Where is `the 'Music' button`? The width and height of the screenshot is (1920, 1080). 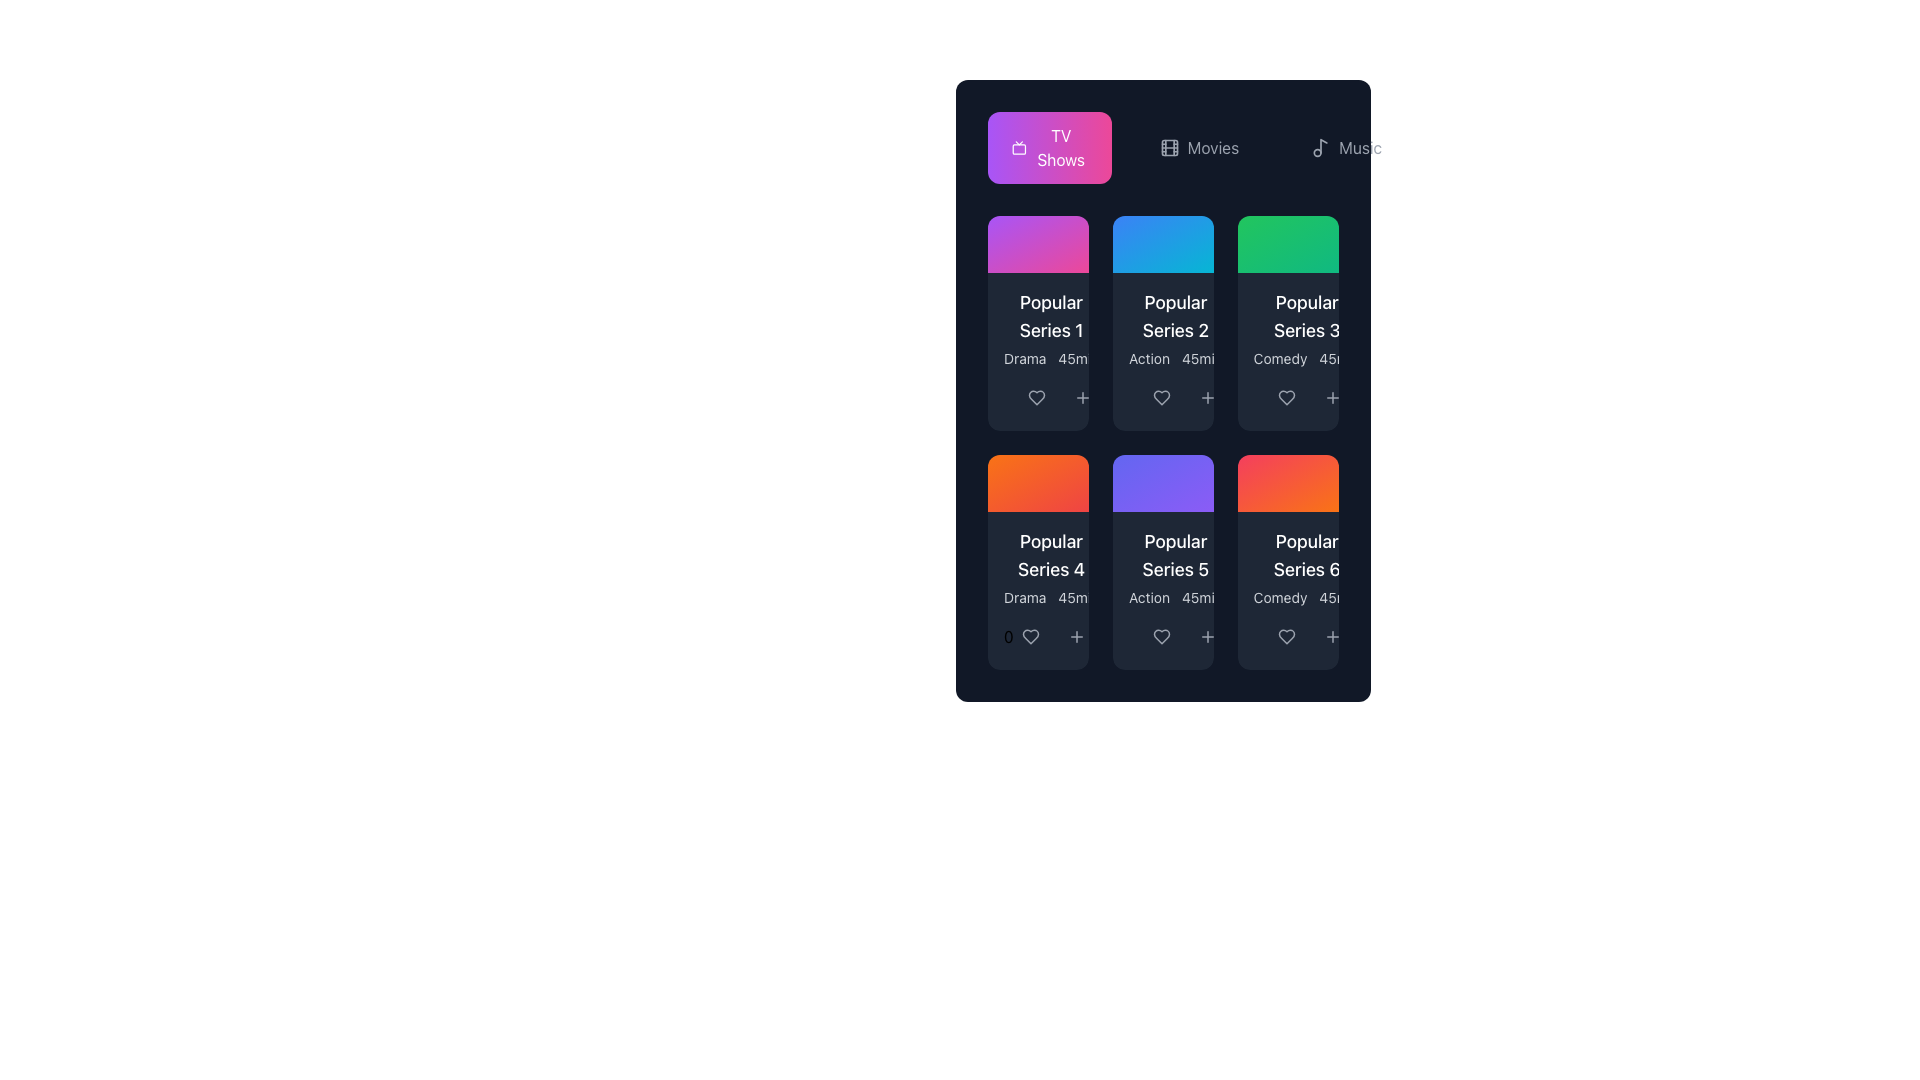 the 'Music' button is located at coordinates (1346, 146).